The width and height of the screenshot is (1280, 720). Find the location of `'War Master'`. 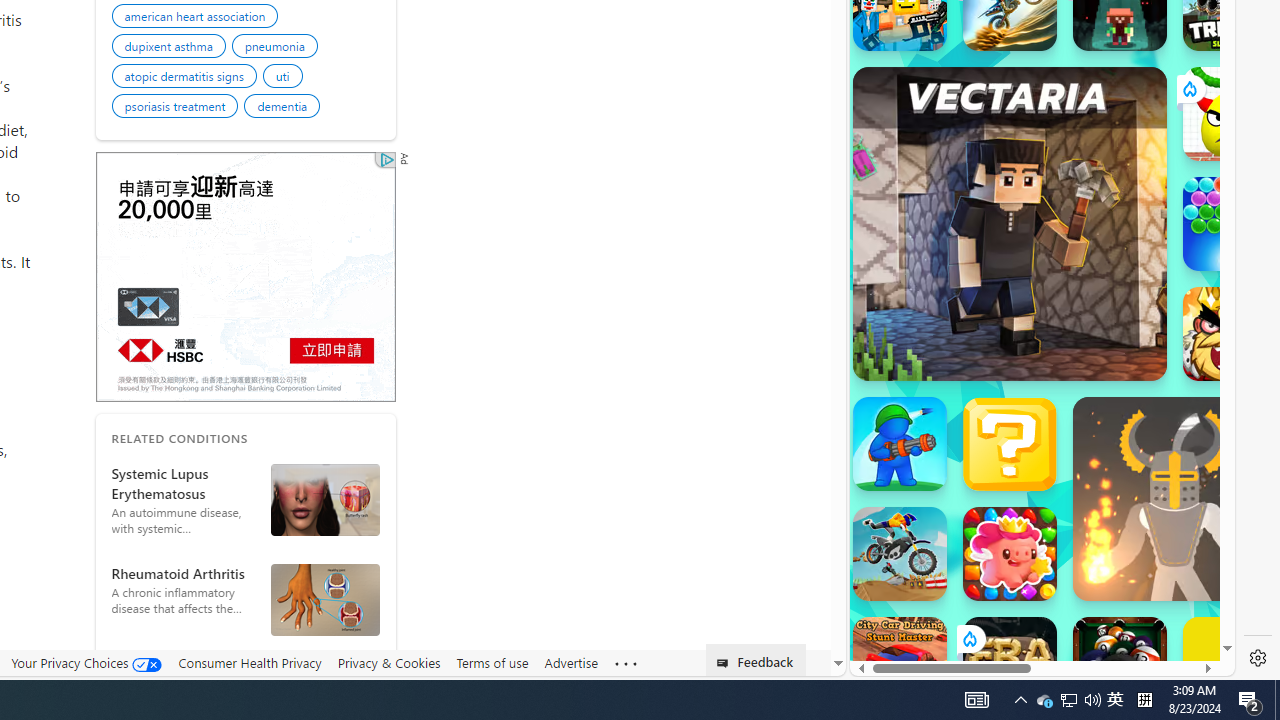

'War Master' is located at coordinates (898, 442).